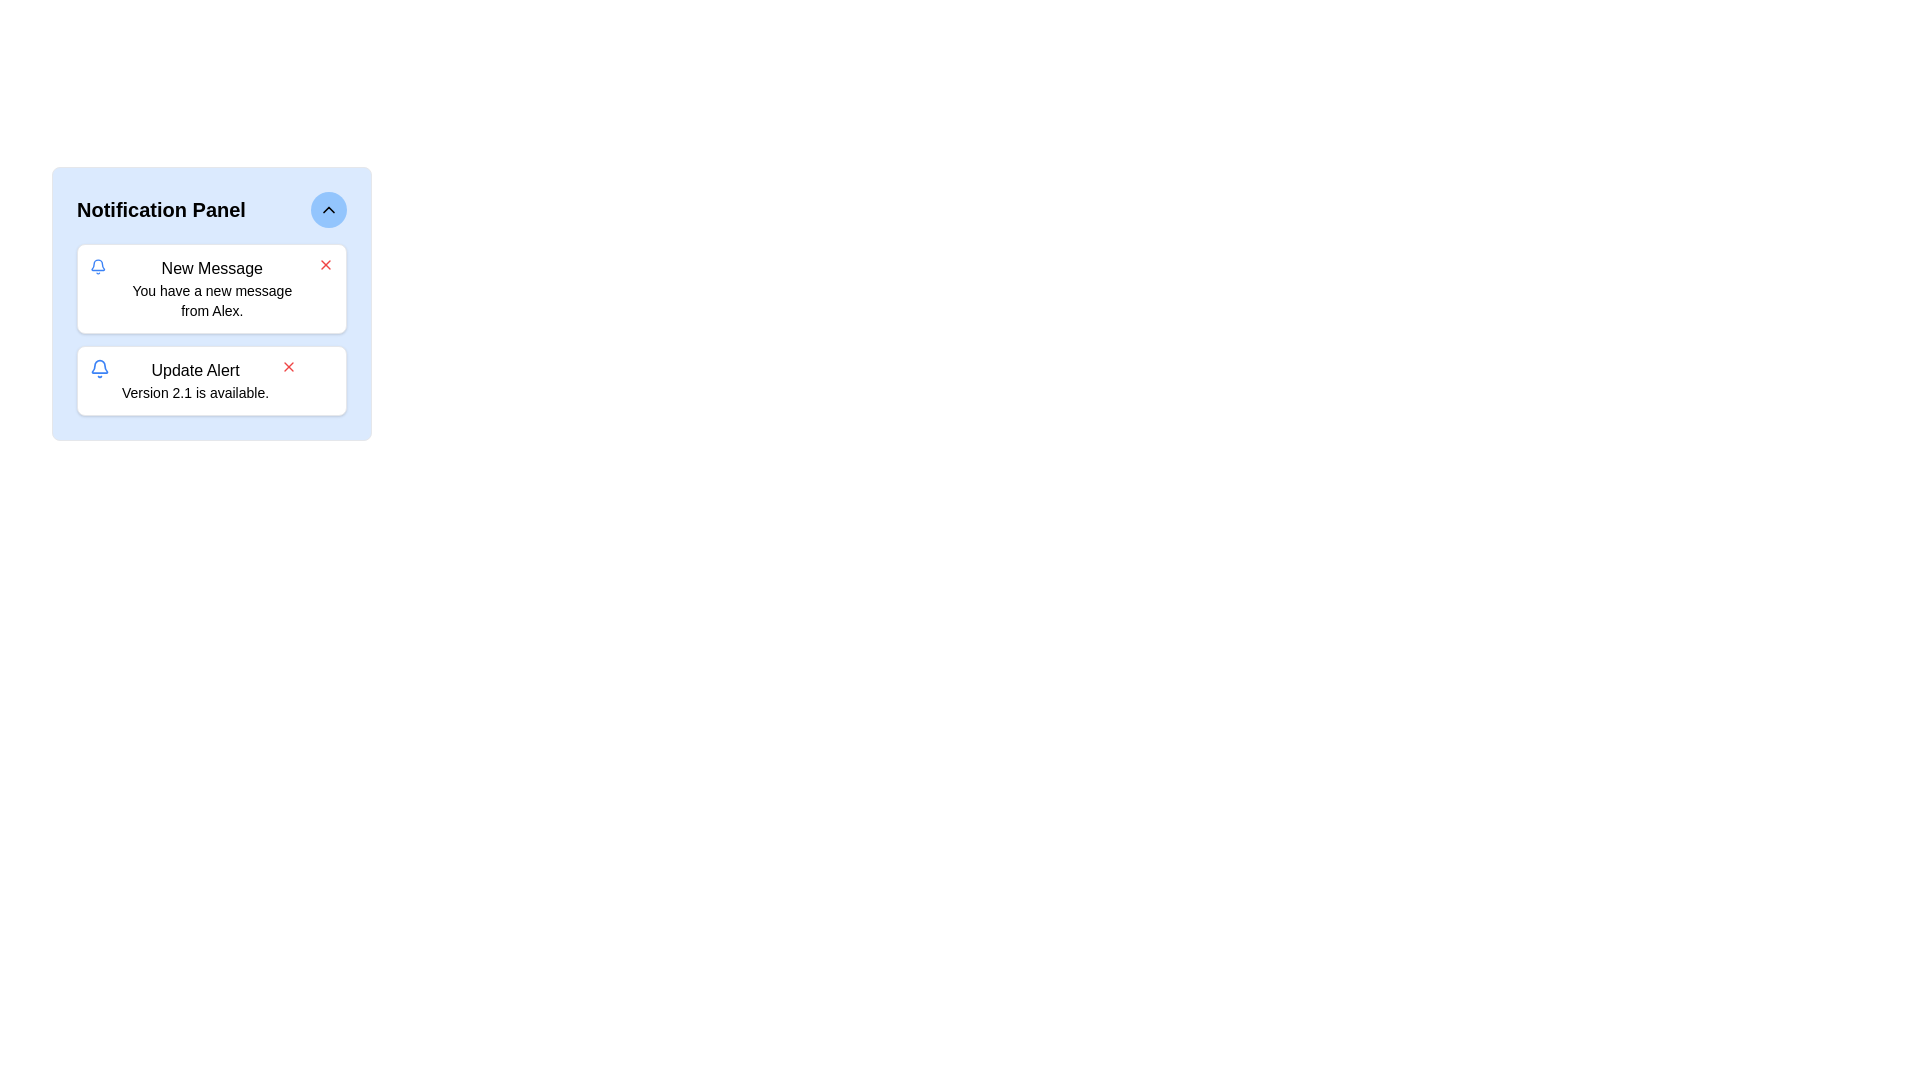 Image resolution: width=1920 pixels, height=1080 pixels. I want to click on the 'Update Alert' text label that displays 'Version 2.1 is available.' located below the 'New Message' notification in the notification panel, so click(195, 381).